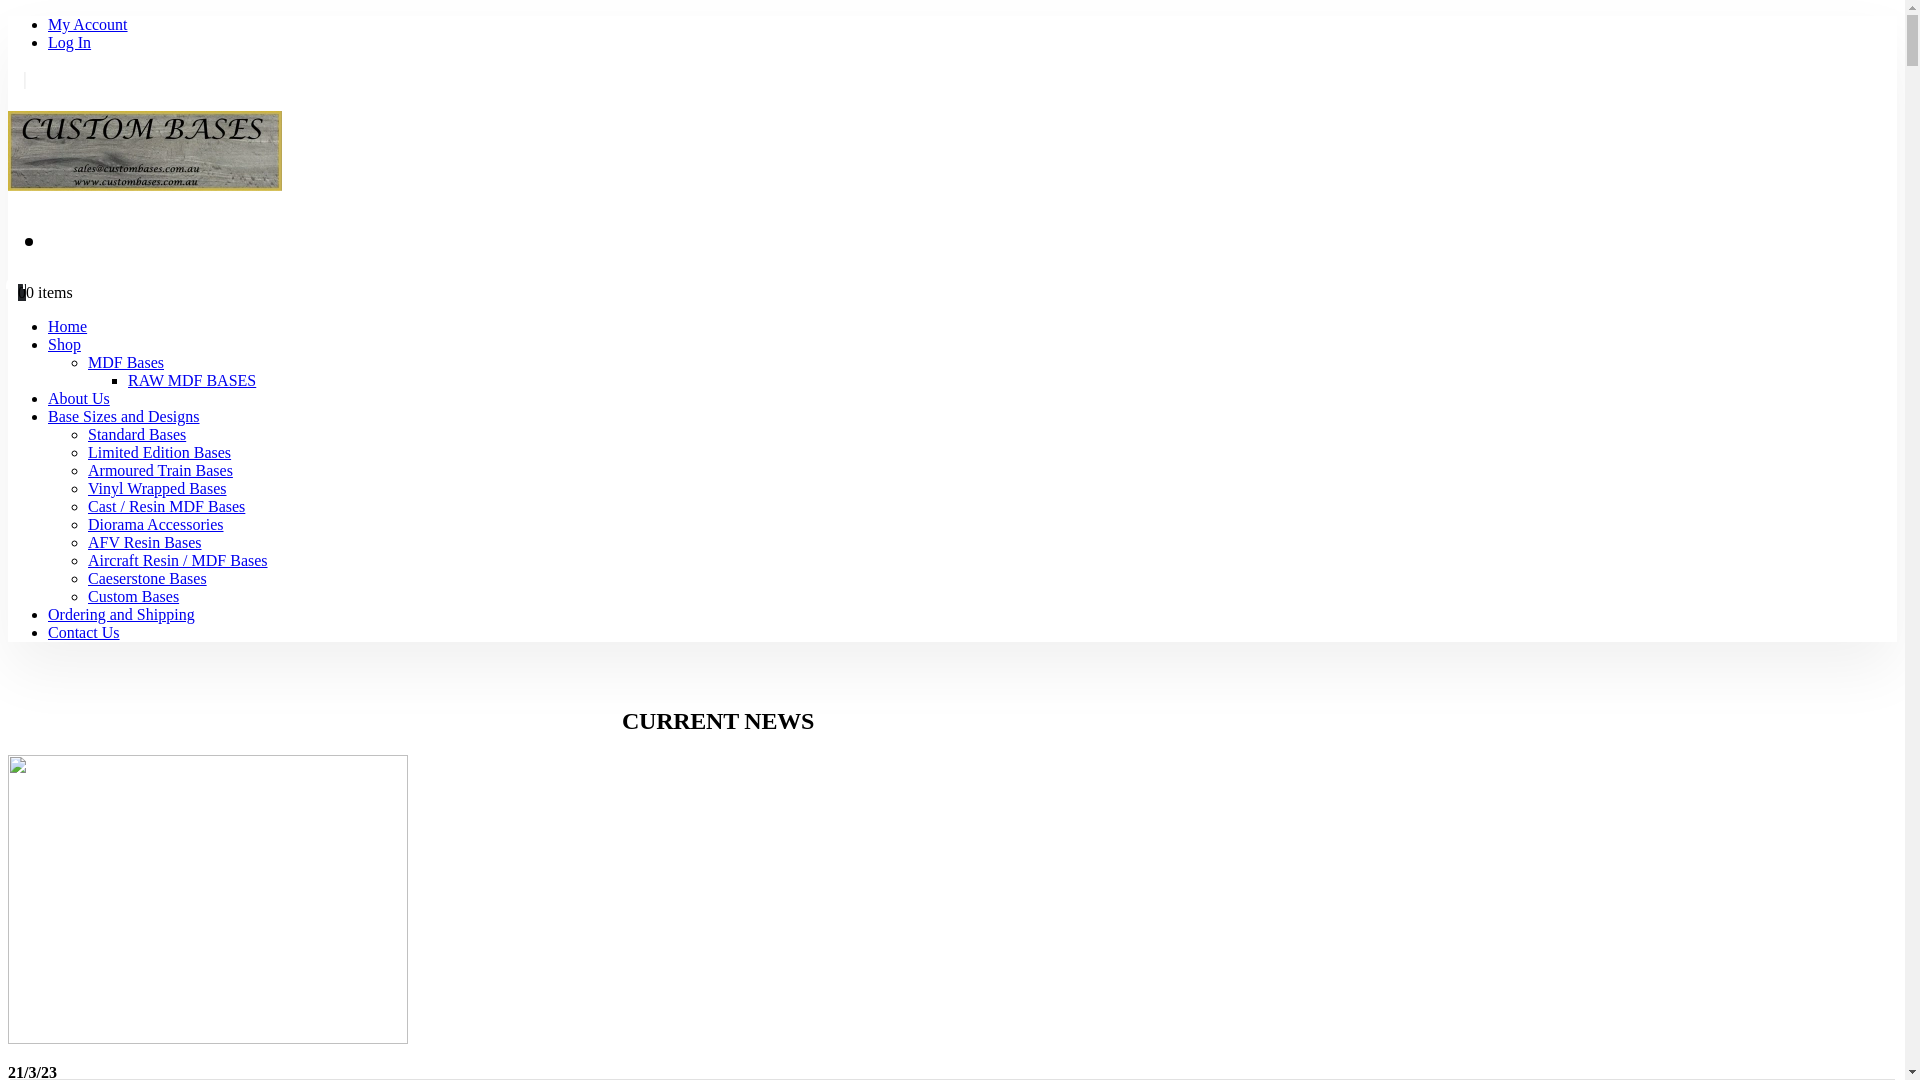 This screenshot has width=1920, height=1080. I want to click on 'AFV Resin Bases', so click(143, 542).